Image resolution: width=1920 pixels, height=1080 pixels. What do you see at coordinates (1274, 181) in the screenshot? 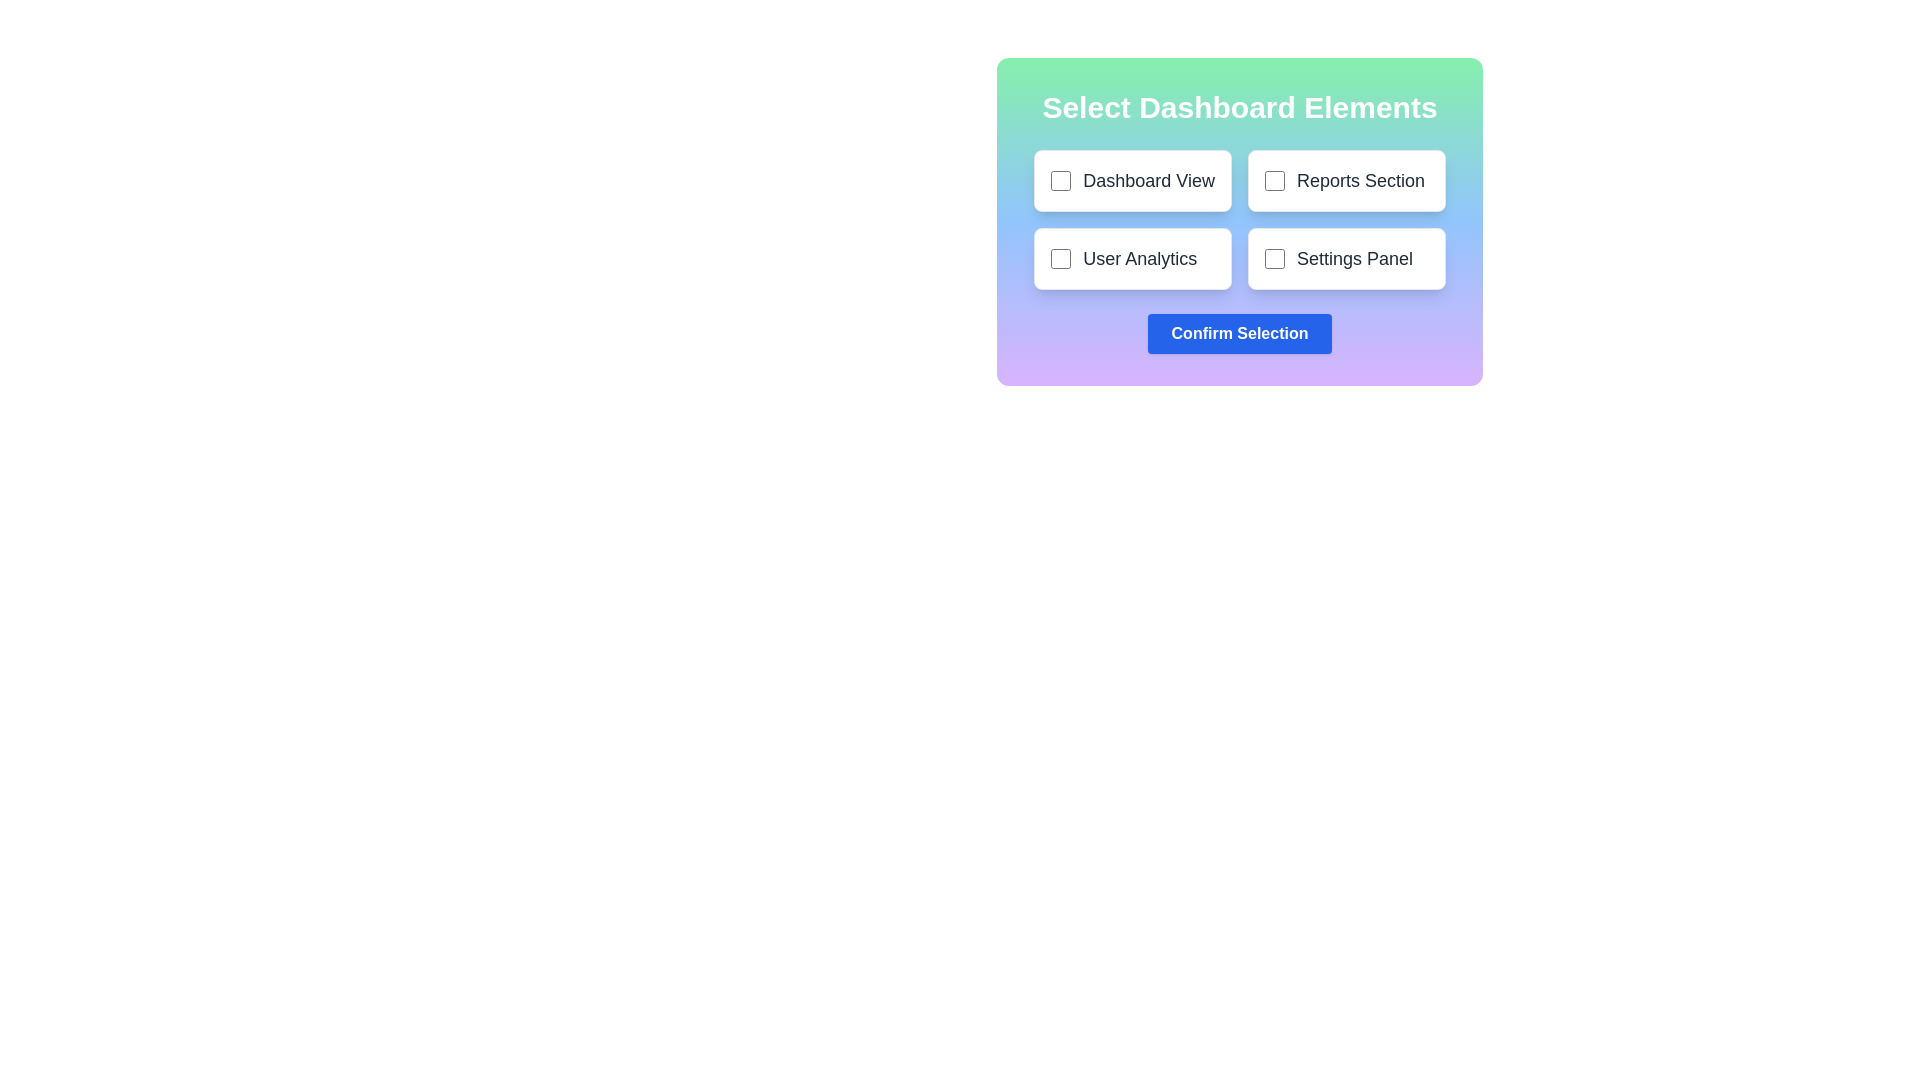
I see `the checkbox for Reports Section` at bounding box center [1274, 181].